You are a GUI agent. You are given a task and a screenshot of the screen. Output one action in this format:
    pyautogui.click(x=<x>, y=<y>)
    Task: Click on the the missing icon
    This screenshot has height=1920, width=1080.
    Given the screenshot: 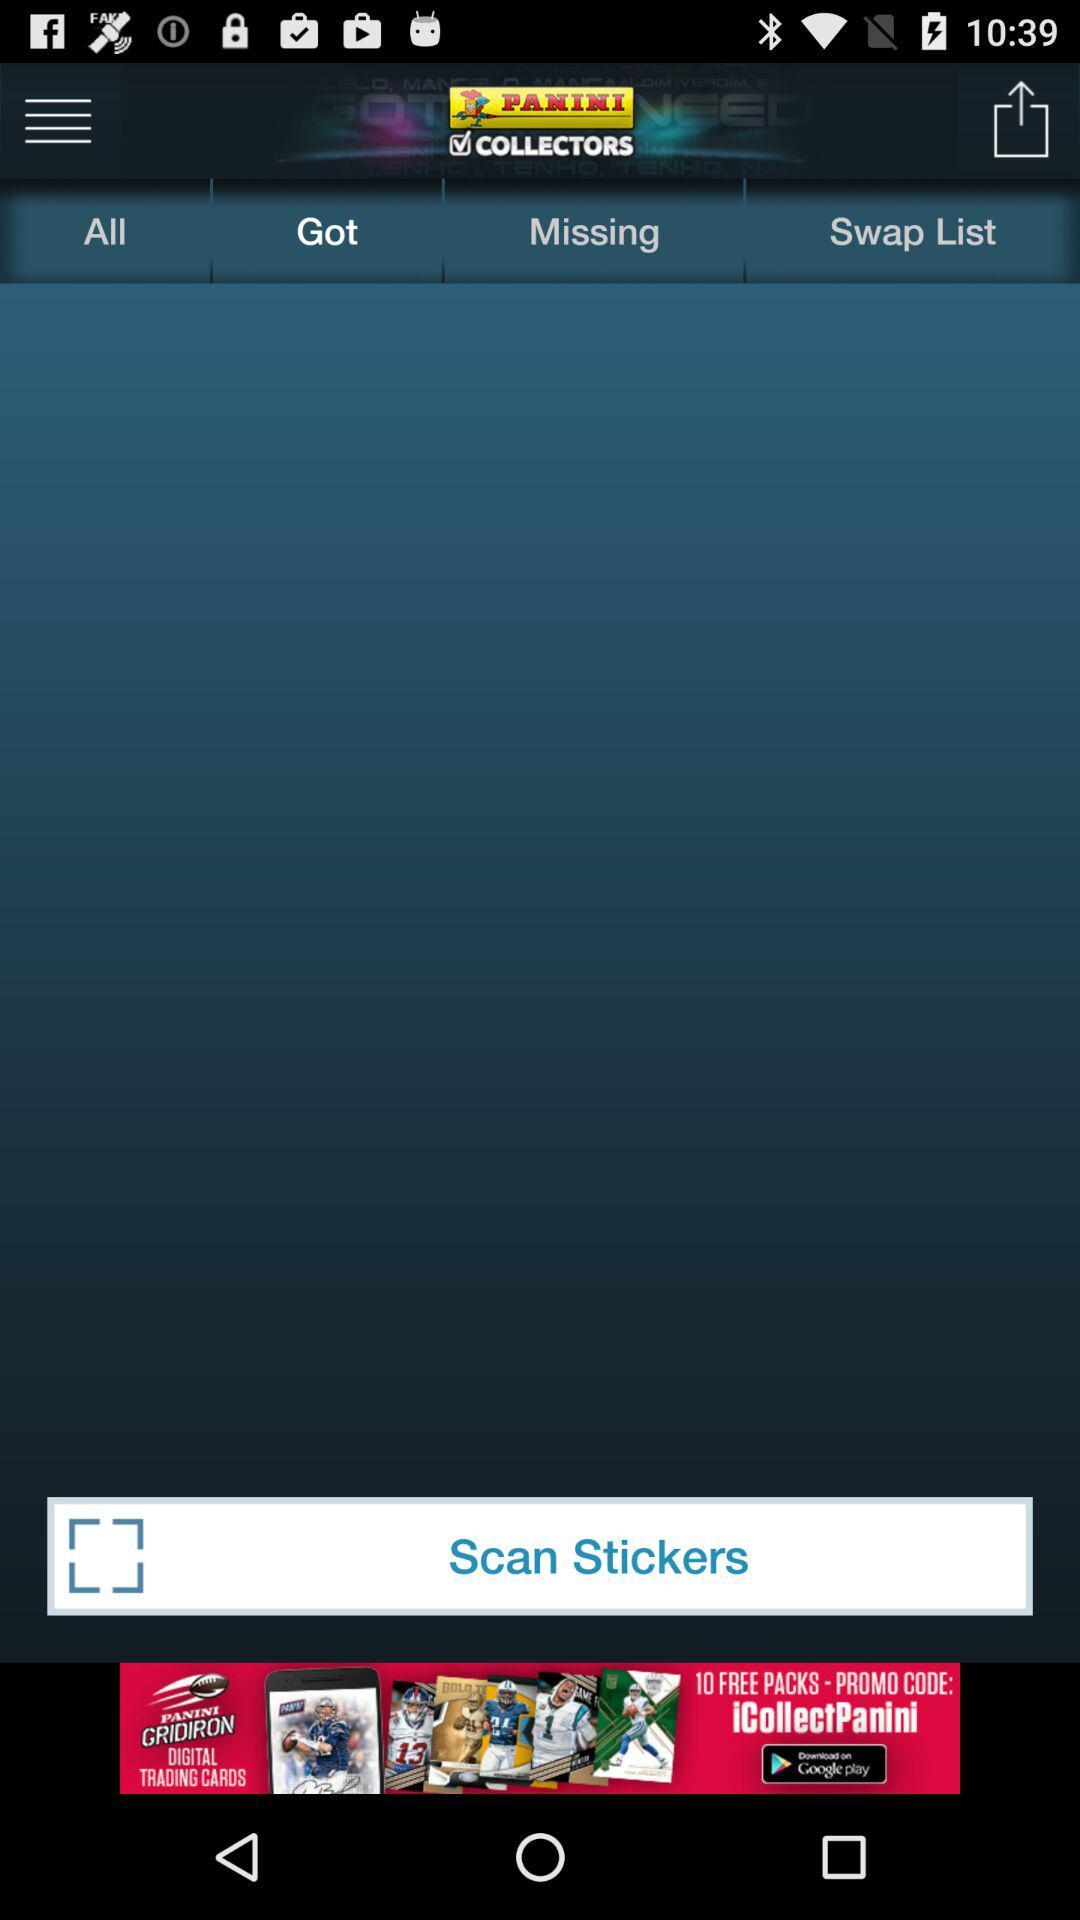 What is the action you would take?
    pyautogui.click(x=593, y=230)
    